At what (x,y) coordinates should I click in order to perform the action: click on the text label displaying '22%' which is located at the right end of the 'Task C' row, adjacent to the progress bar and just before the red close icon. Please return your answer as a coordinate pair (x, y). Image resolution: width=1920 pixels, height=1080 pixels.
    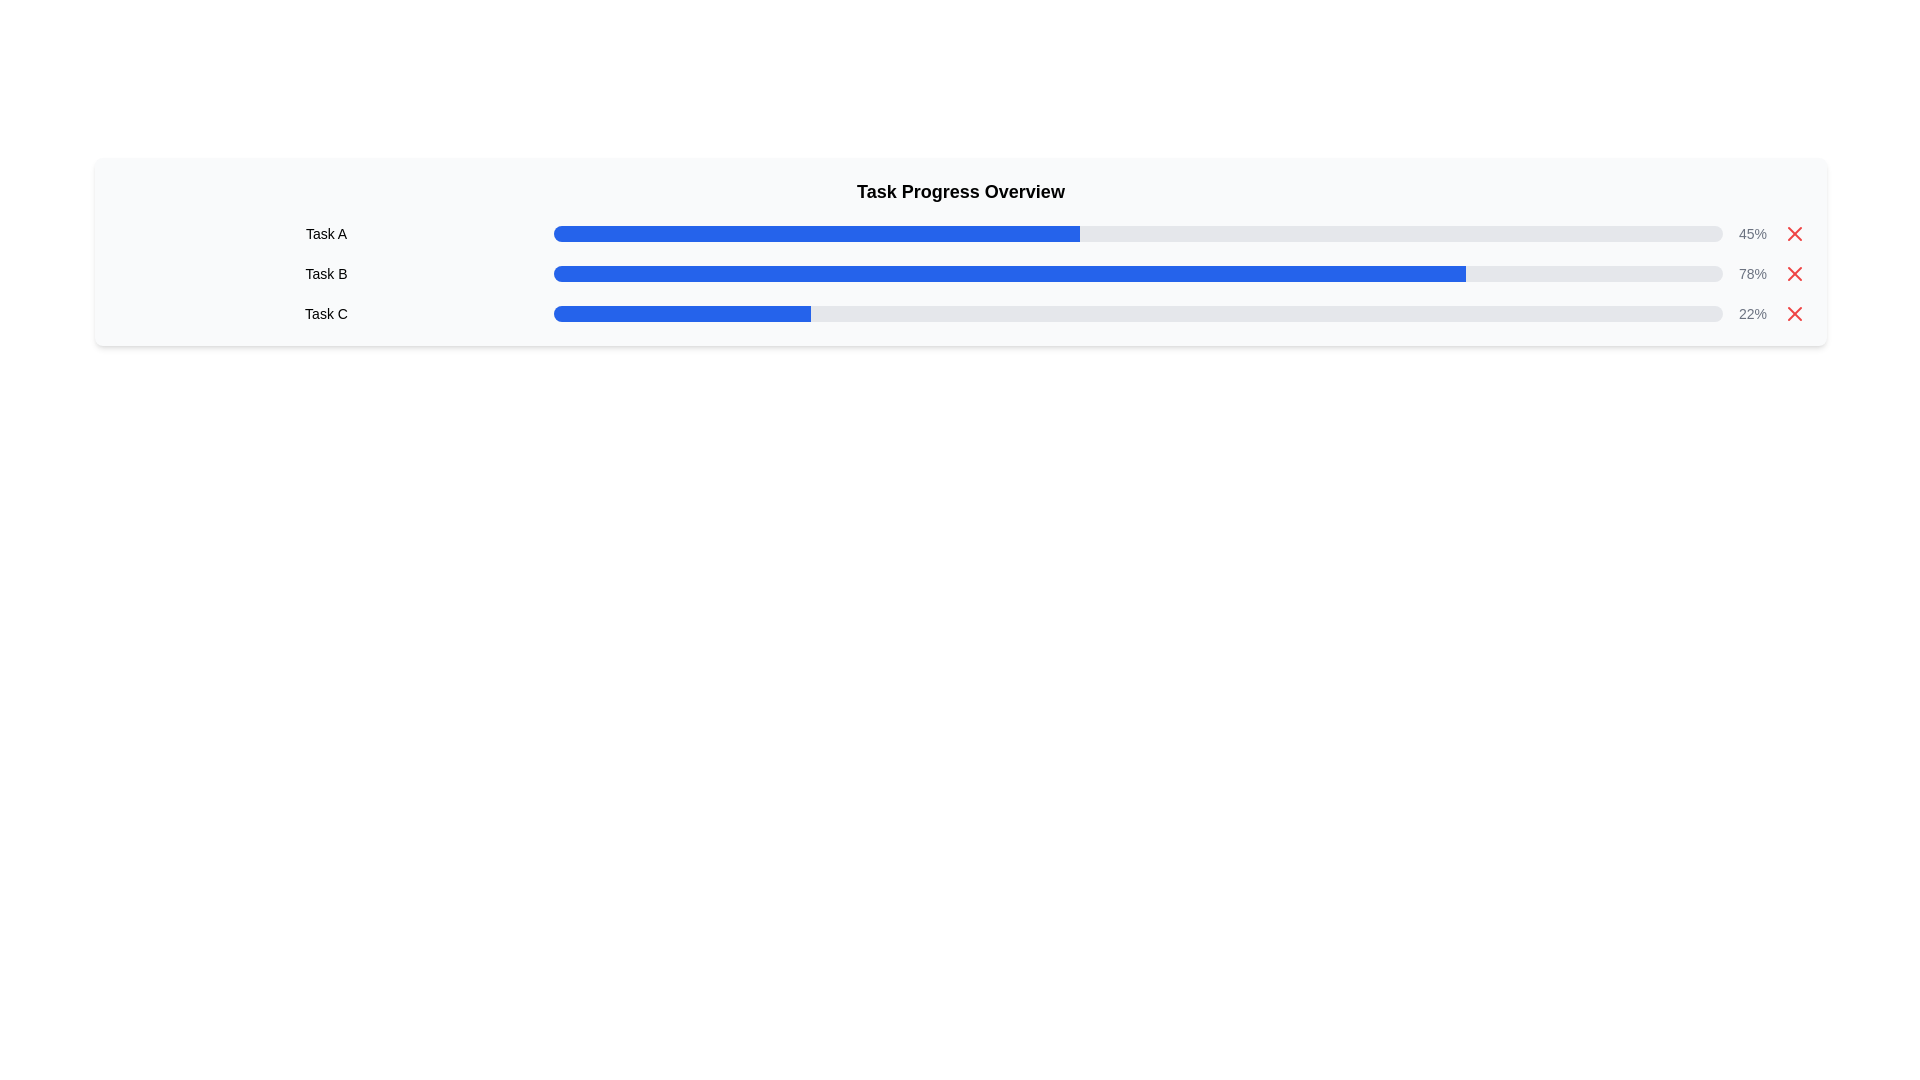
    Looking at the image, I should click on (1751, 313).